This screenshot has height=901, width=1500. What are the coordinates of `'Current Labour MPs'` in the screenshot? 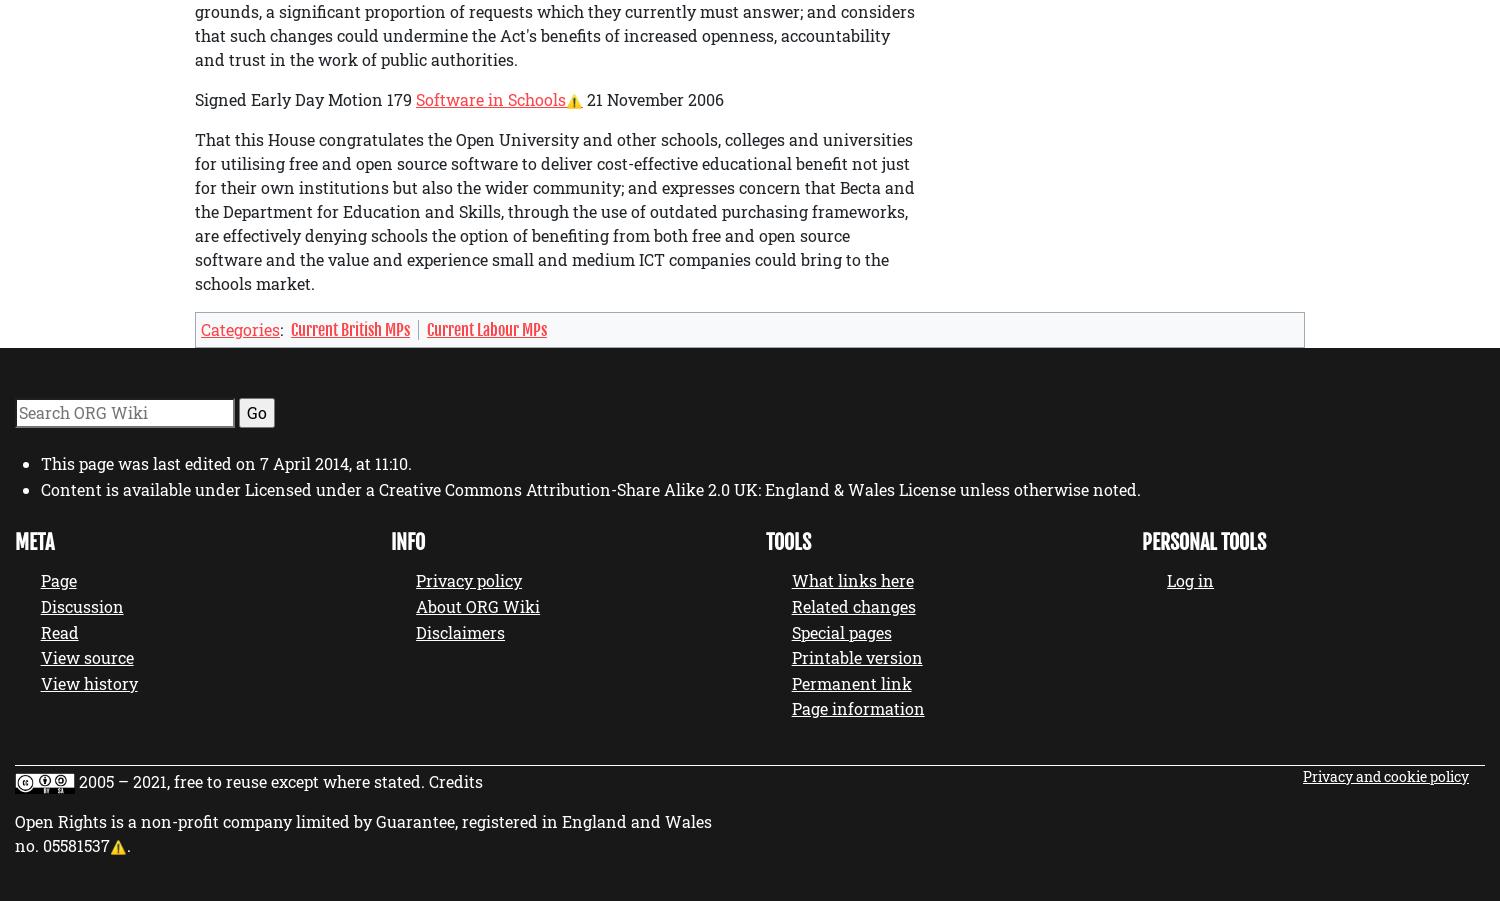 It's located at (486, 330).